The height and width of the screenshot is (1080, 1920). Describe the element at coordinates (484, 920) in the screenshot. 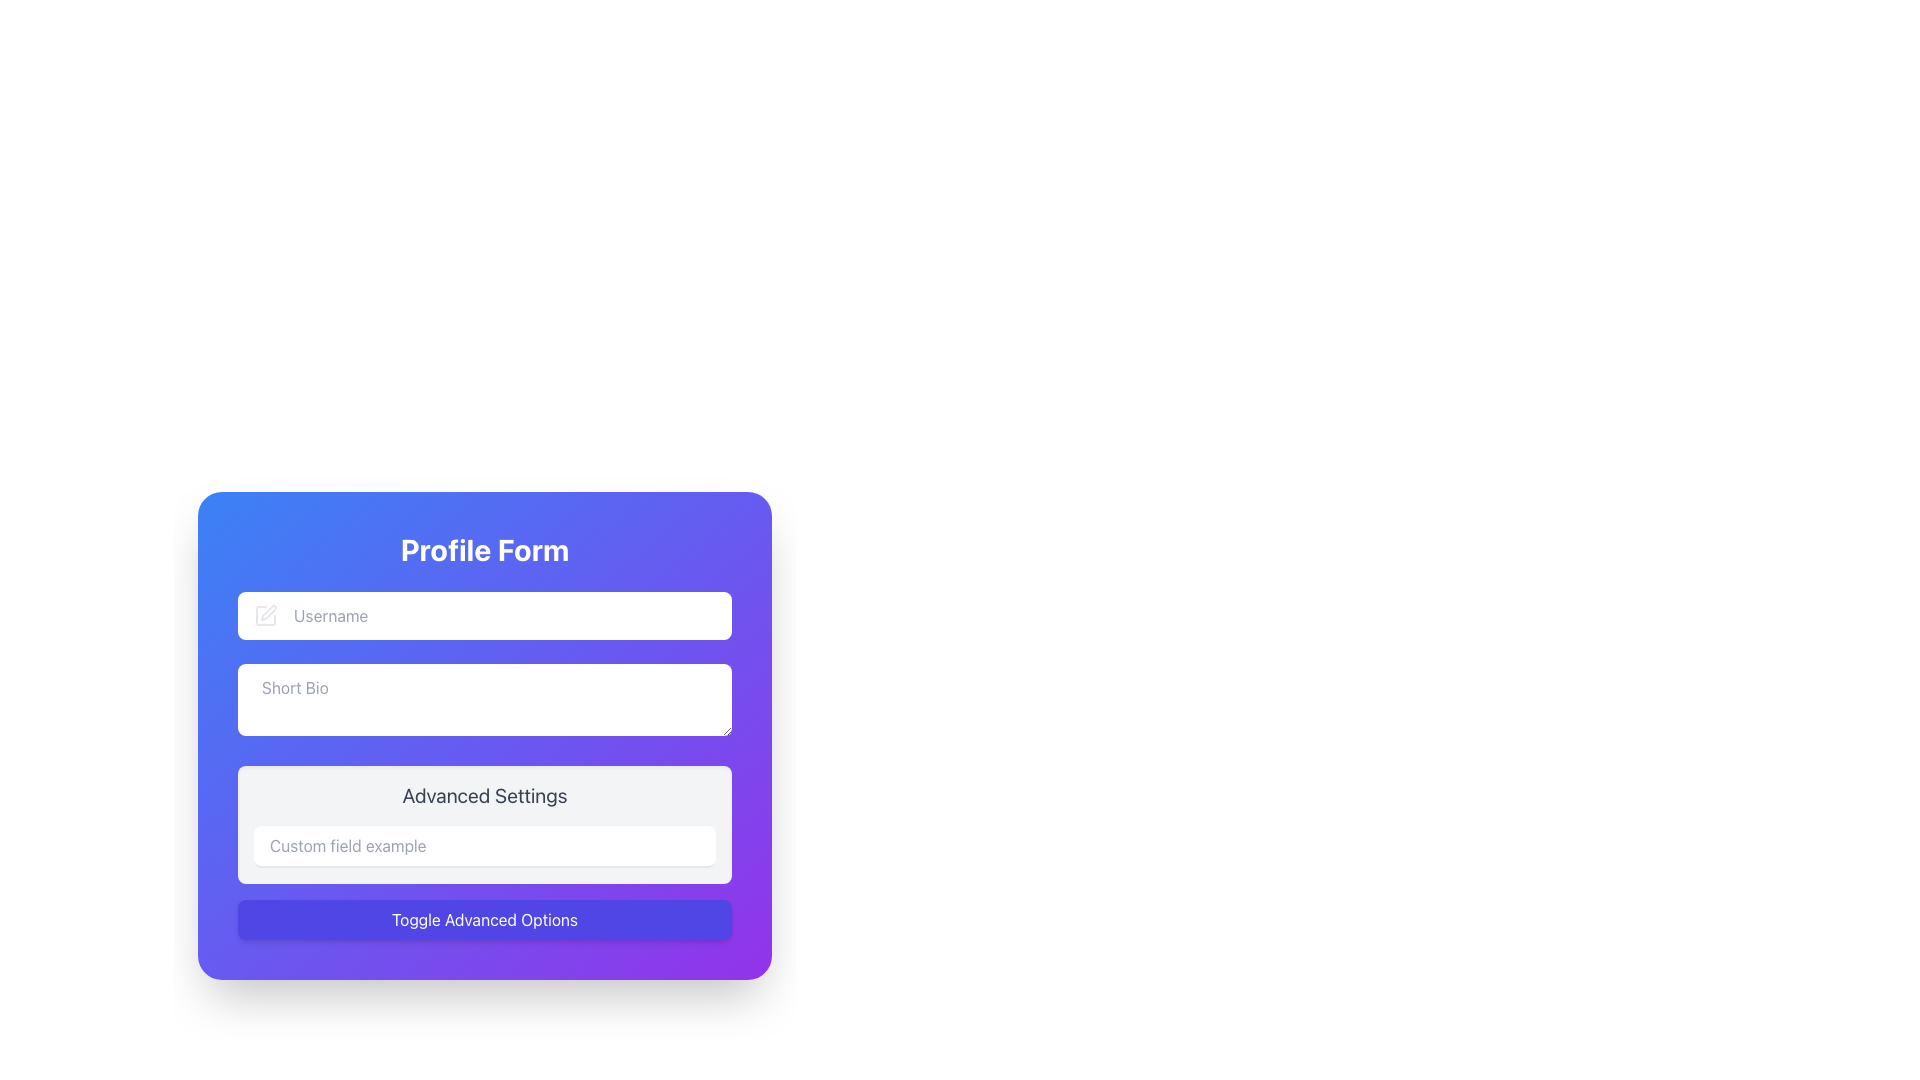

I see `the 'Toggle Advanced Options' button, which is a rectangular button with white text on a purple background located at the bottom section of the 'Advanced Settings' form` at that location.